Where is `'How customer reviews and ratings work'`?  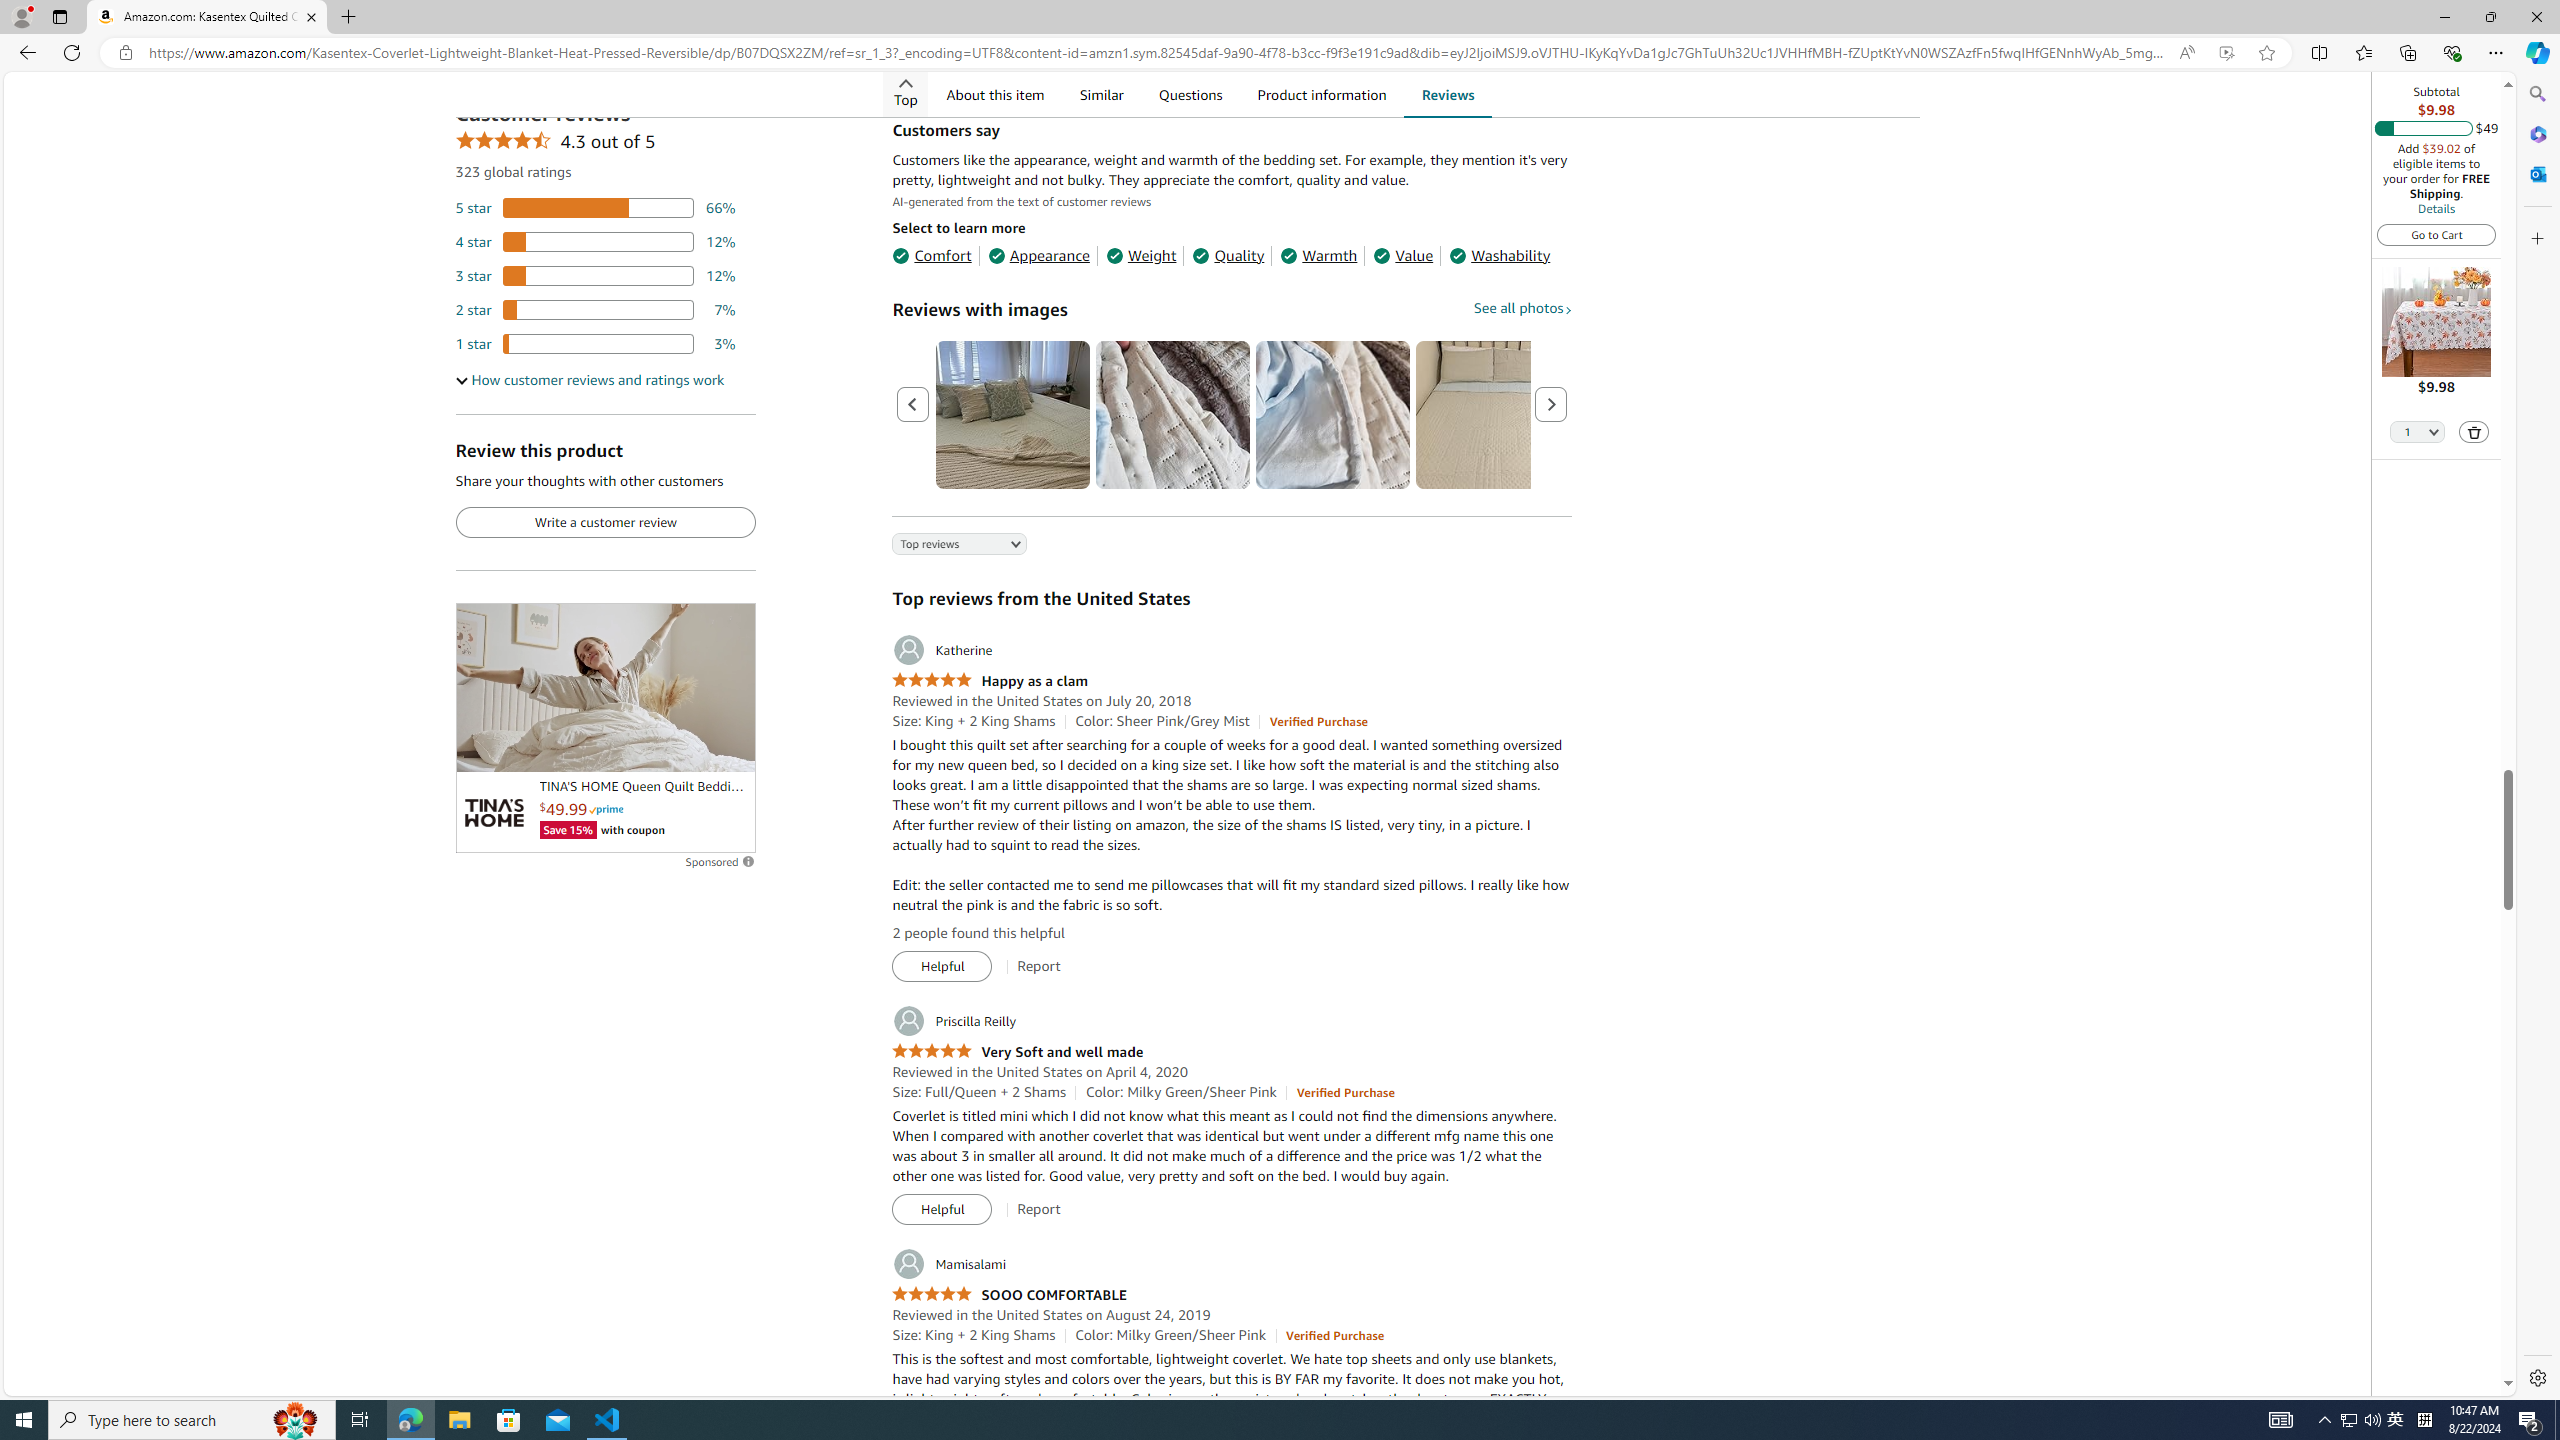
'How customer reviews and ratings work' is located at coordinates (590, 379).